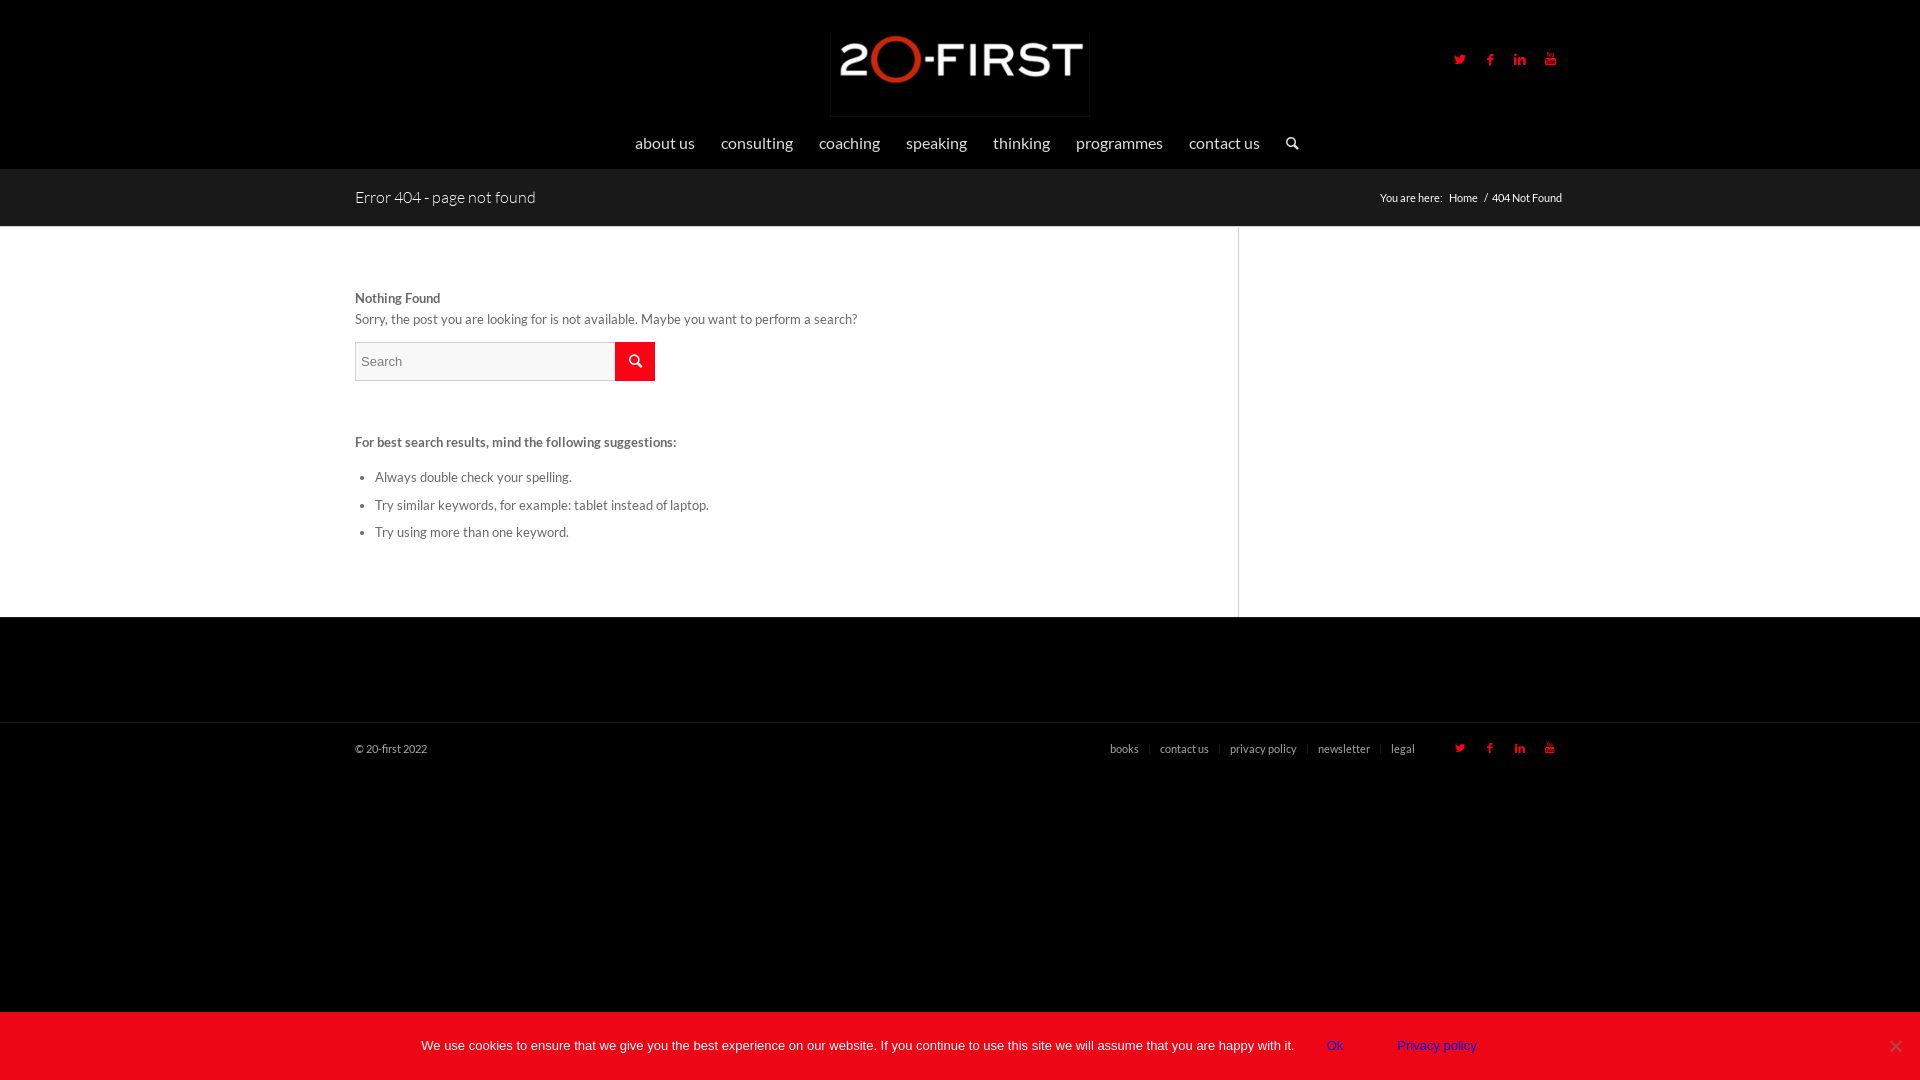  What do you see at coordinates (1459, 57) in the screenshot?
I see `'Twitter'` at bounding box center [1459, 57].